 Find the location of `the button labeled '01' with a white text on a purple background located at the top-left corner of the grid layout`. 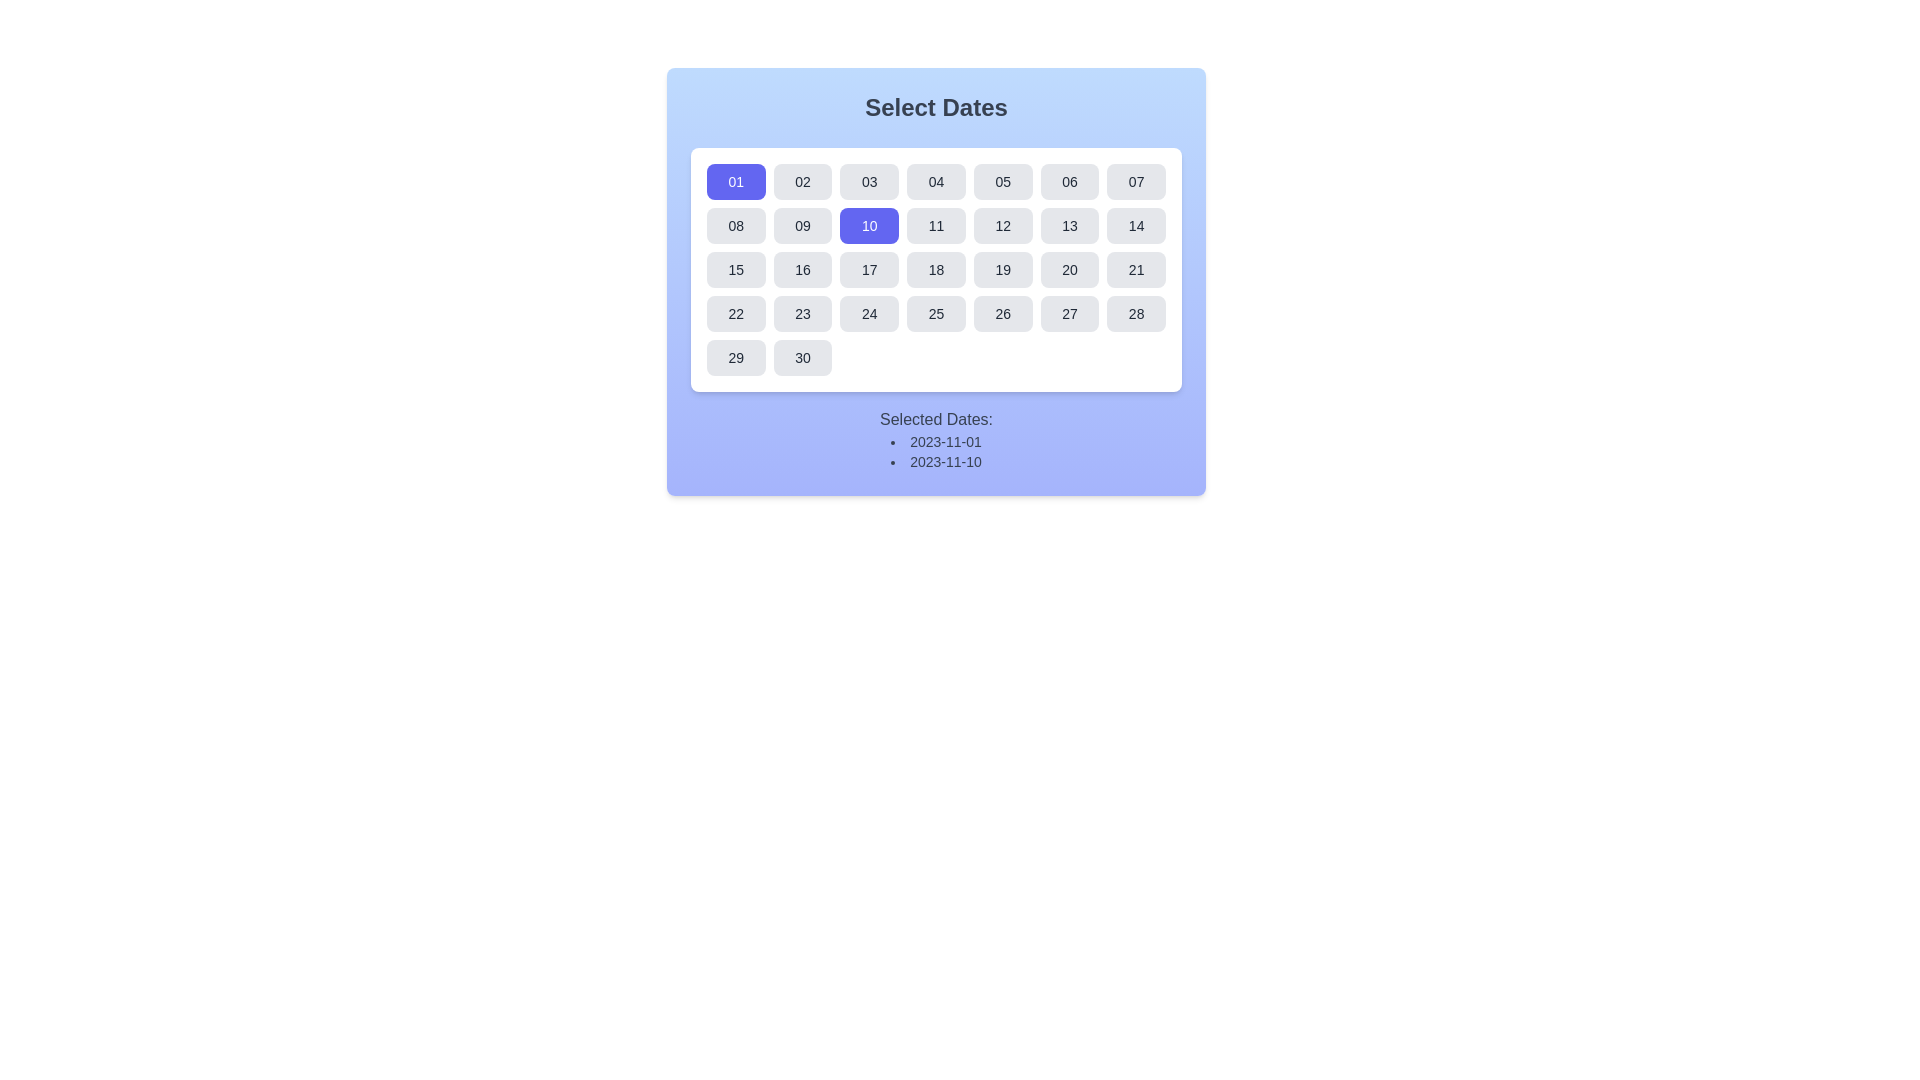

the button labeled '01' with a white text on a purple background located at the top-left corner of the grid layout is located at coordinates (735, 181).